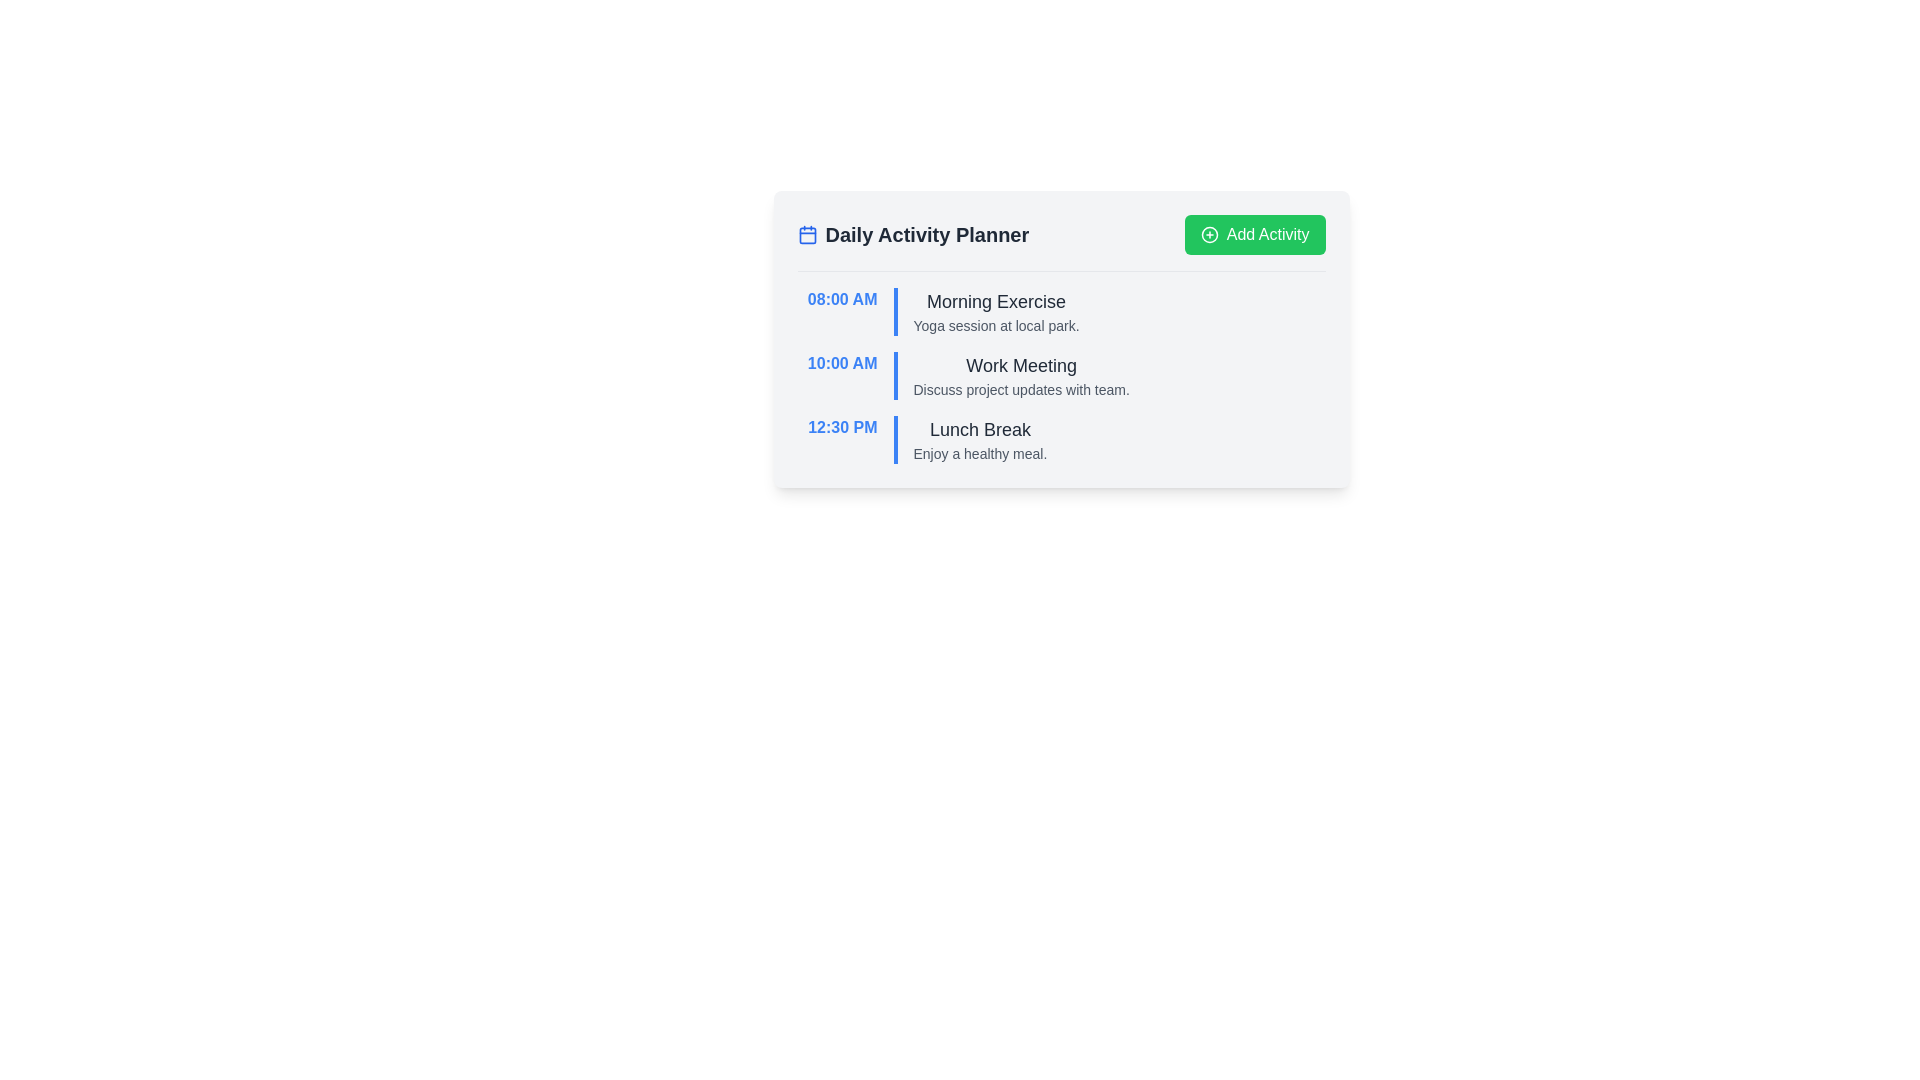  What do you see at coordinates (1021, 389) in the screenshot?
I see `the gray text snippet reading 'Discuss project updates with team.' located beneath the title 'Work Meeting' in the '10:00 AM' time block of the planner` at bounding box center [1021, 389].